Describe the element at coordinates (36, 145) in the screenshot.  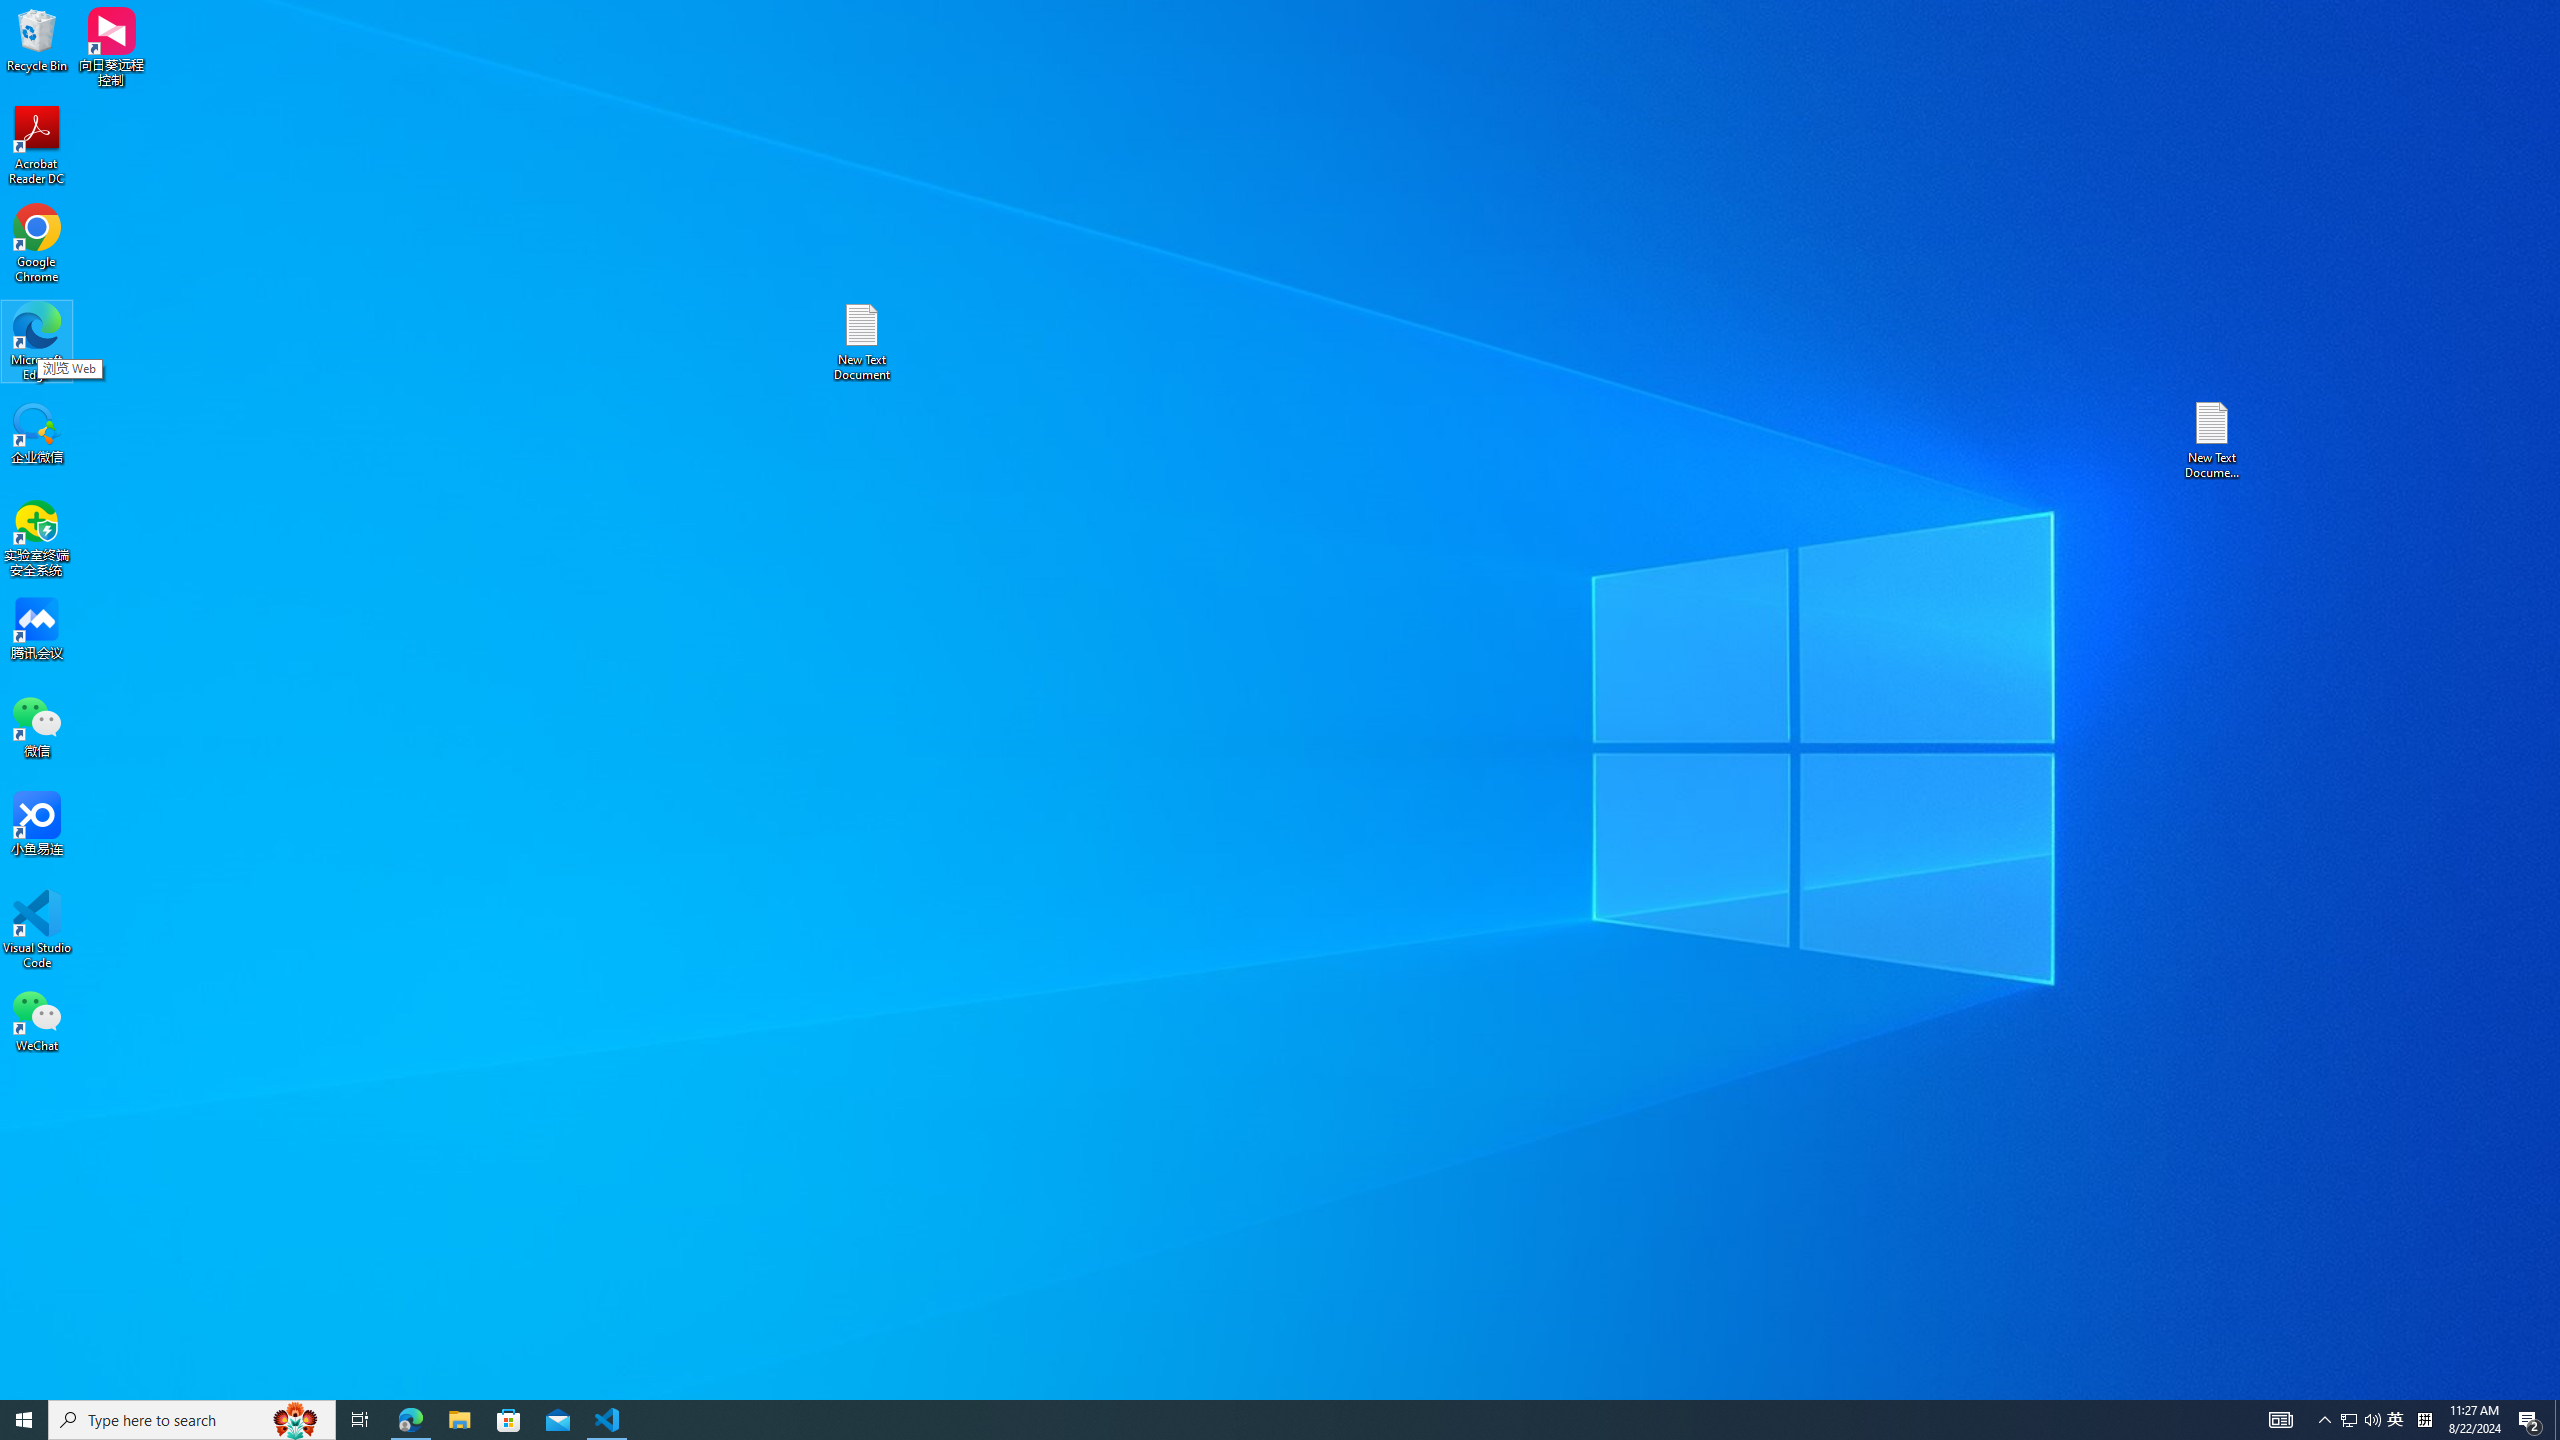
I see `'Acrobat Reader DC'` at that location.